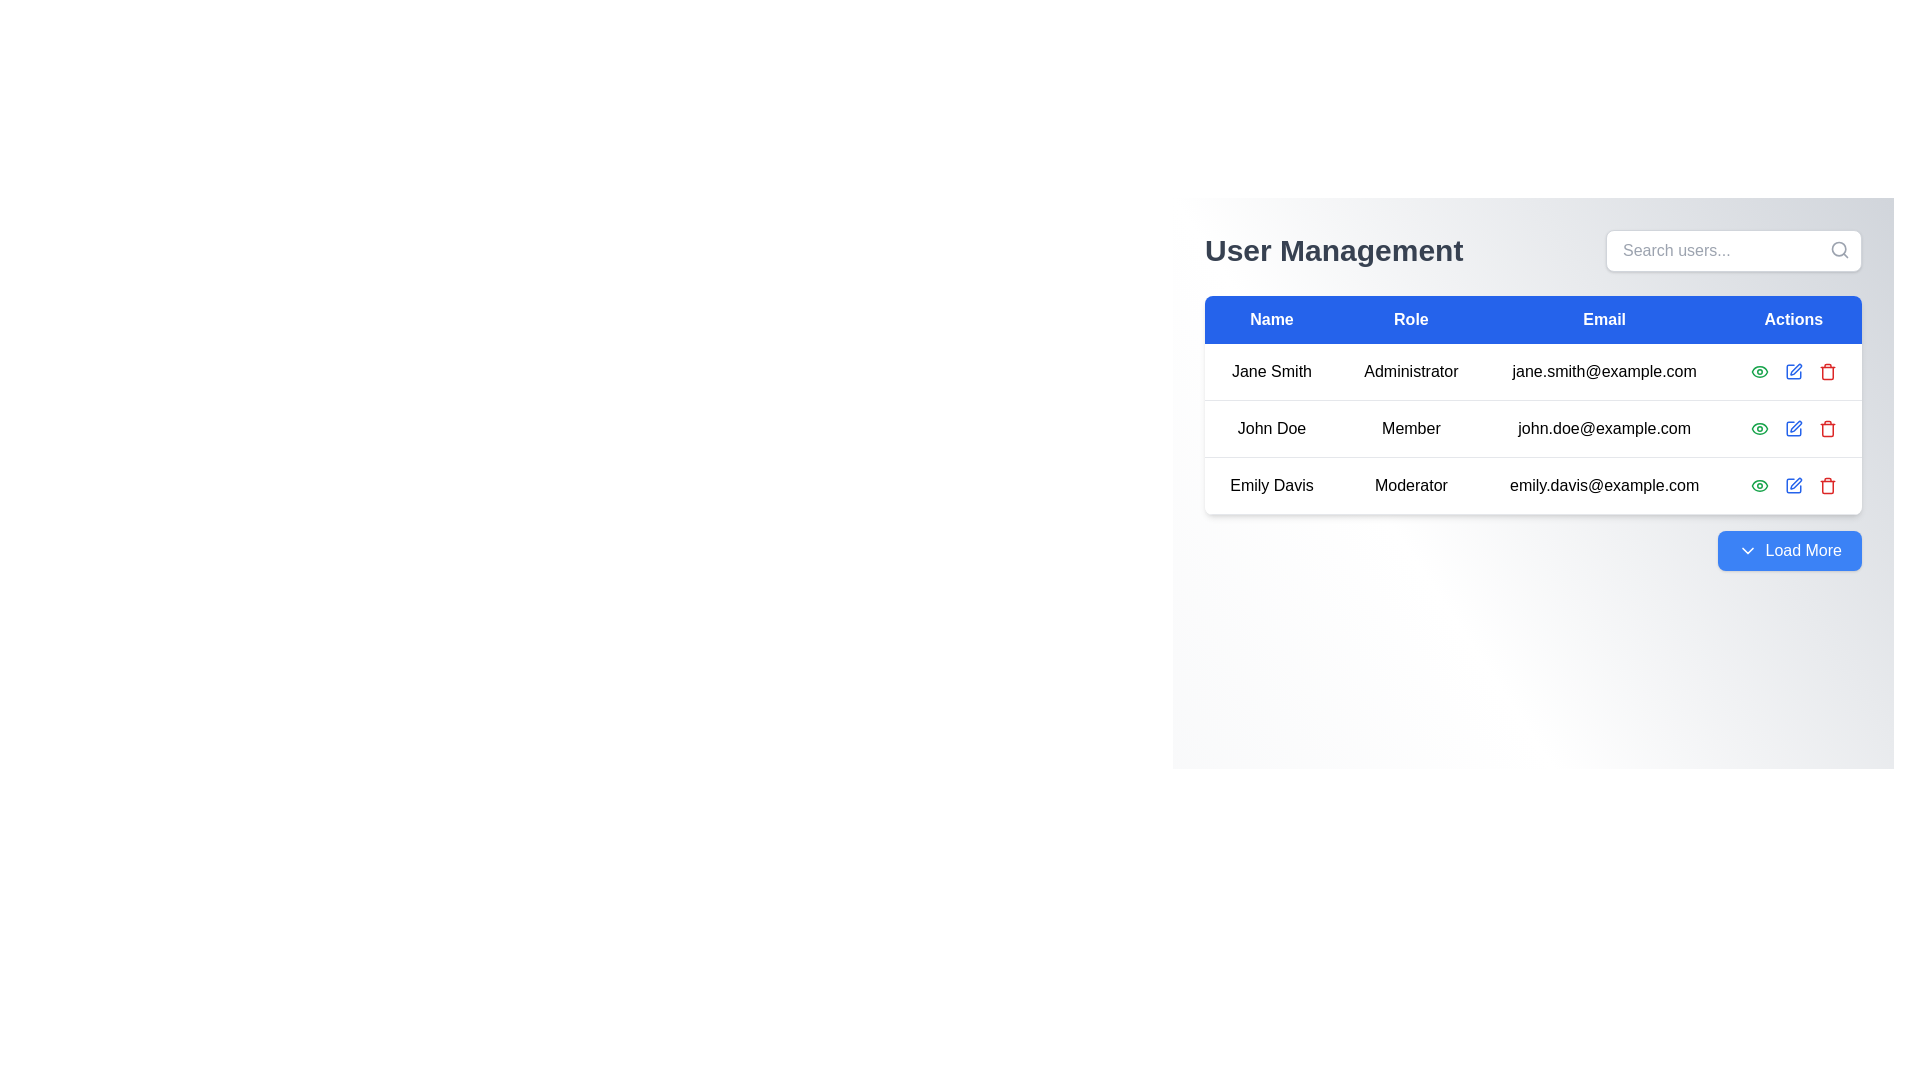  Describe the element at coordinates (1795, 425) in the screenshot. I see `the Icon button in the 'Actions' column of the second row representing John Doe` at that location.